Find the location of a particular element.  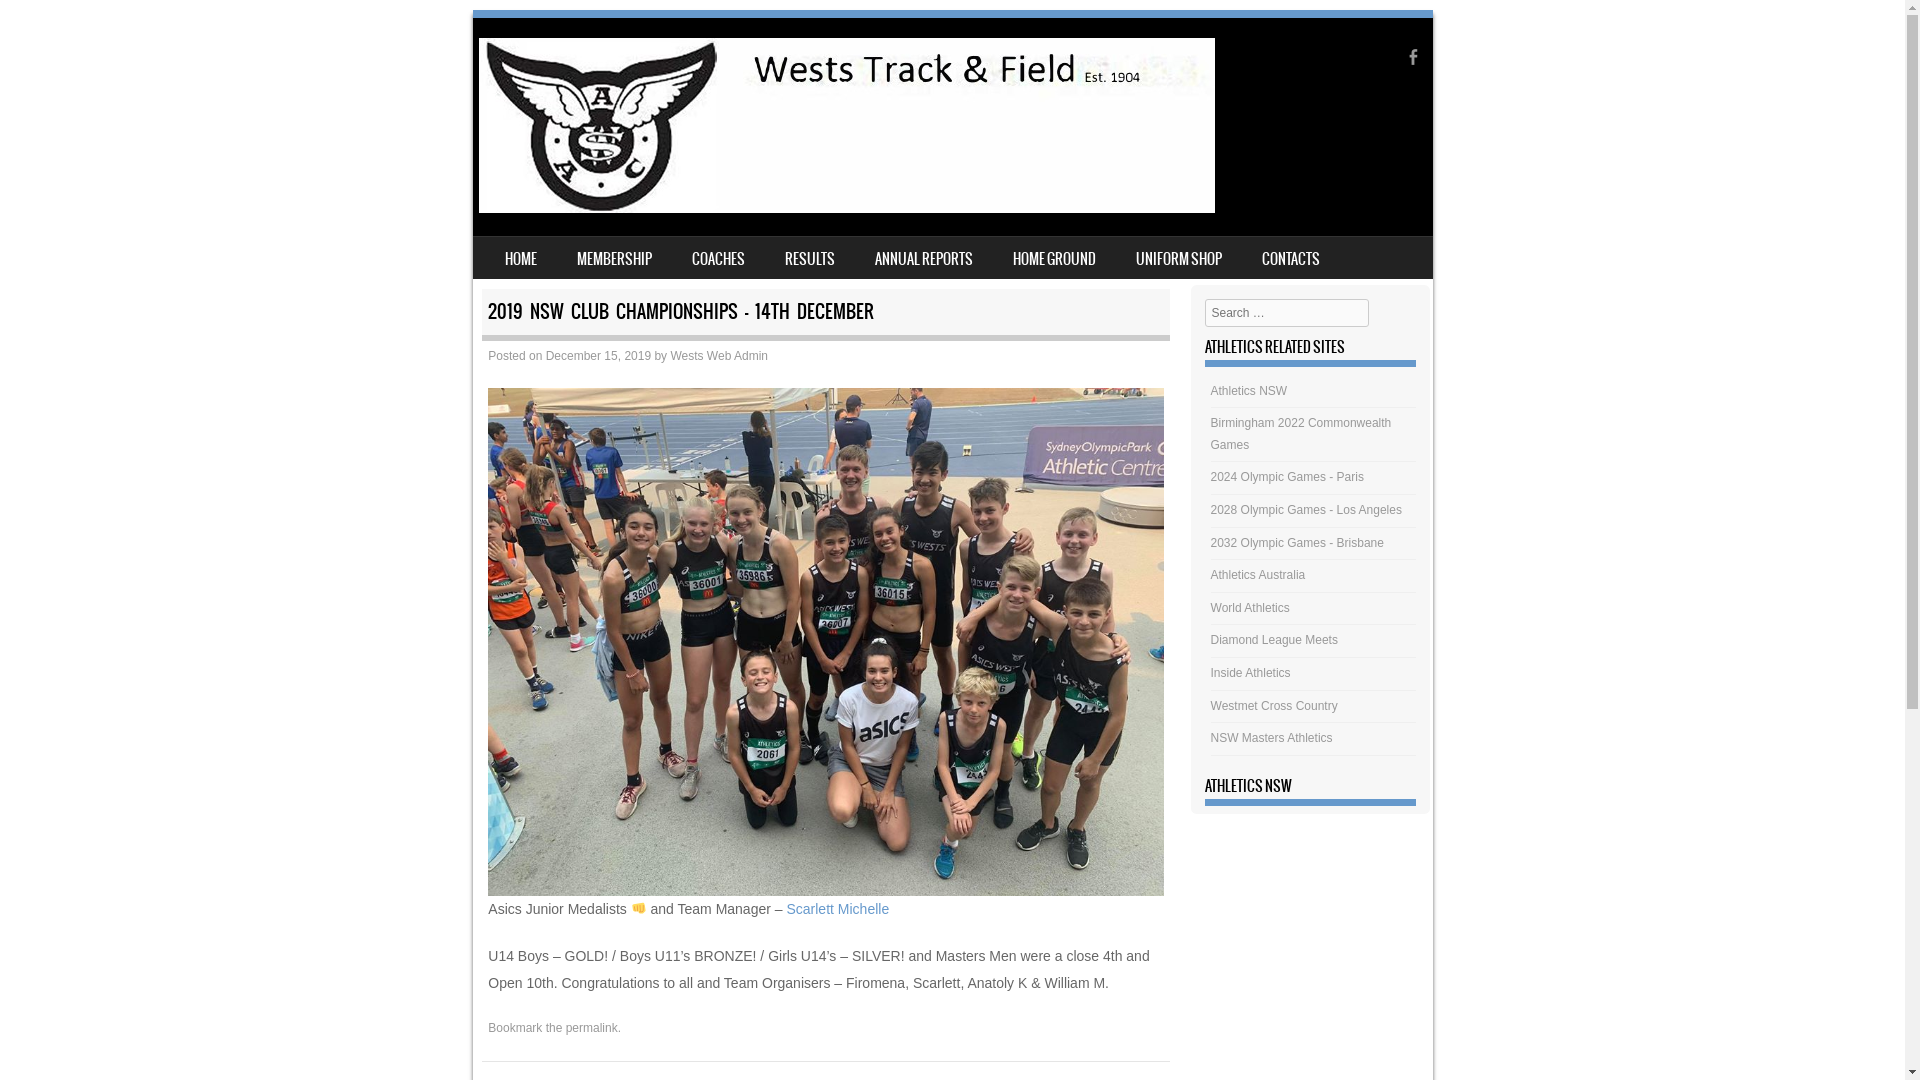

'Search' is located at coordinates (43, 23).